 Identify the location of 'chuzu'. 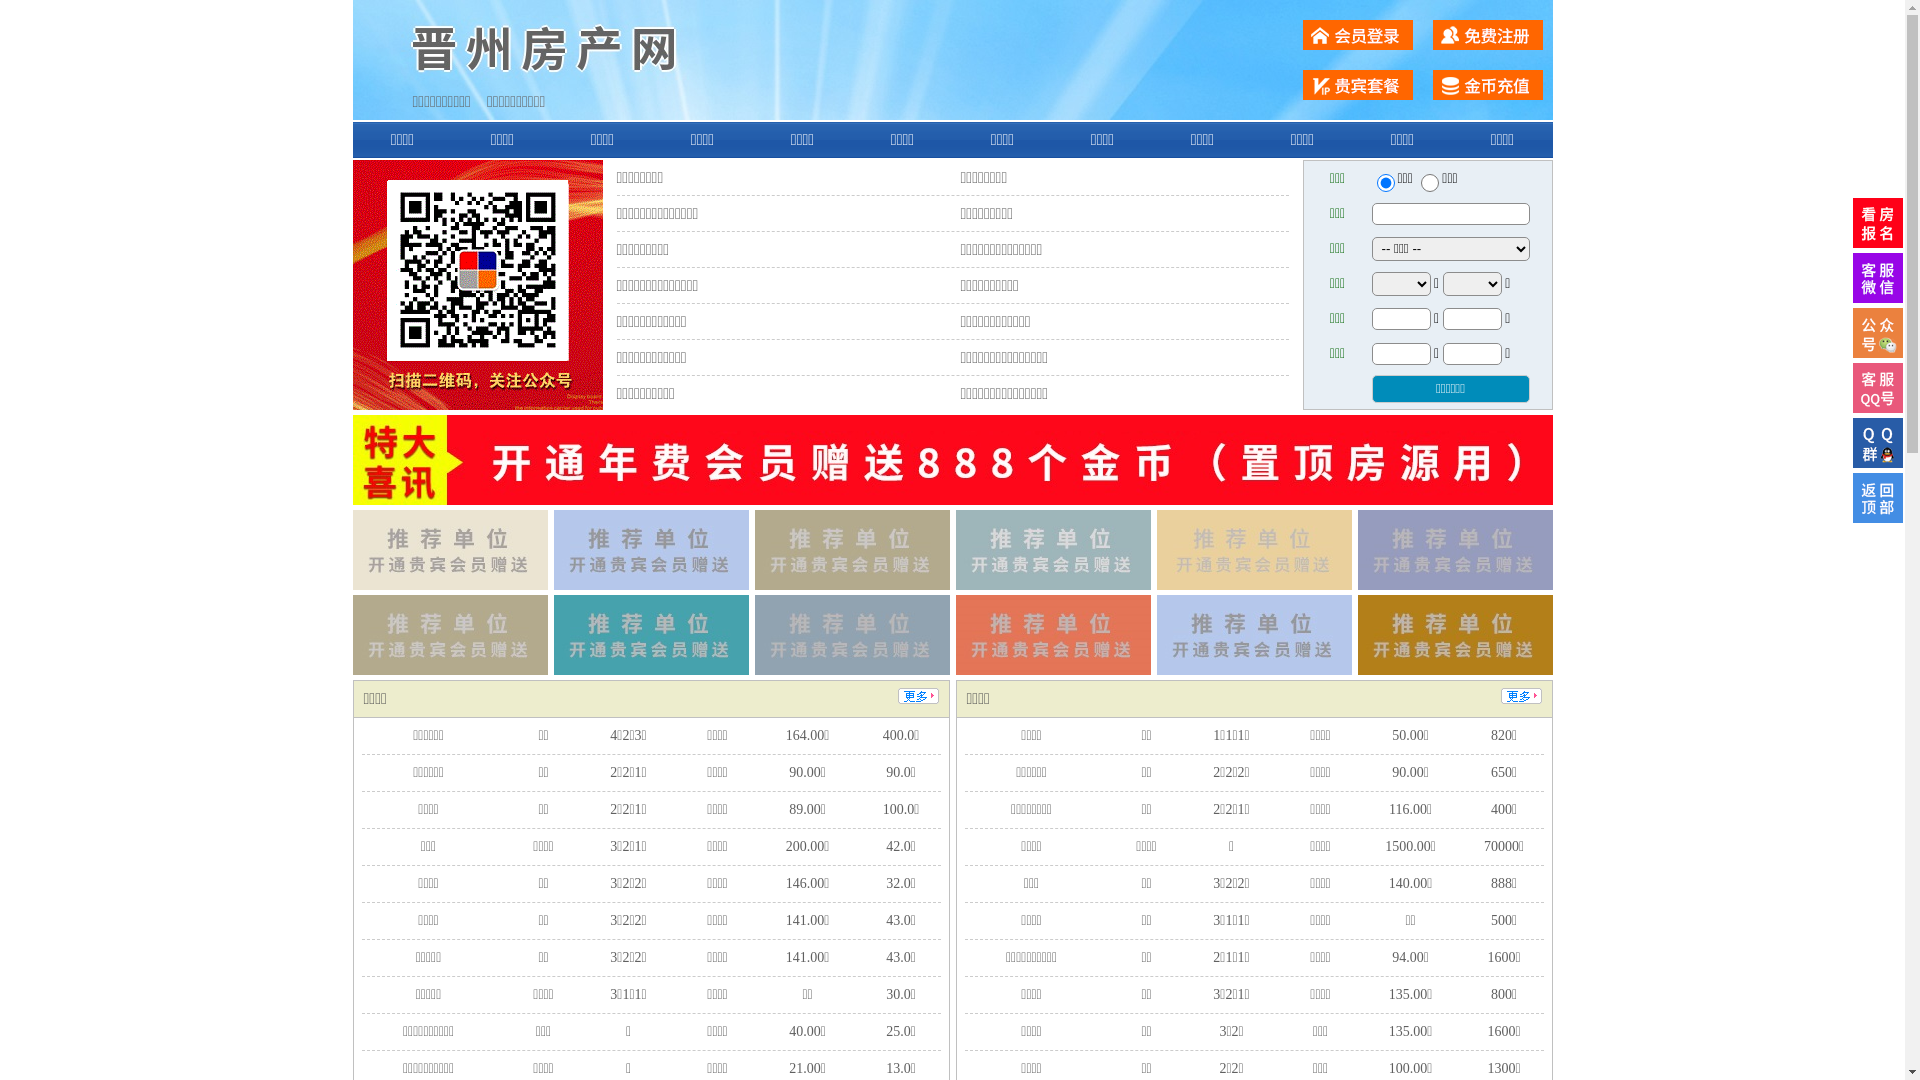
(1429, 182).